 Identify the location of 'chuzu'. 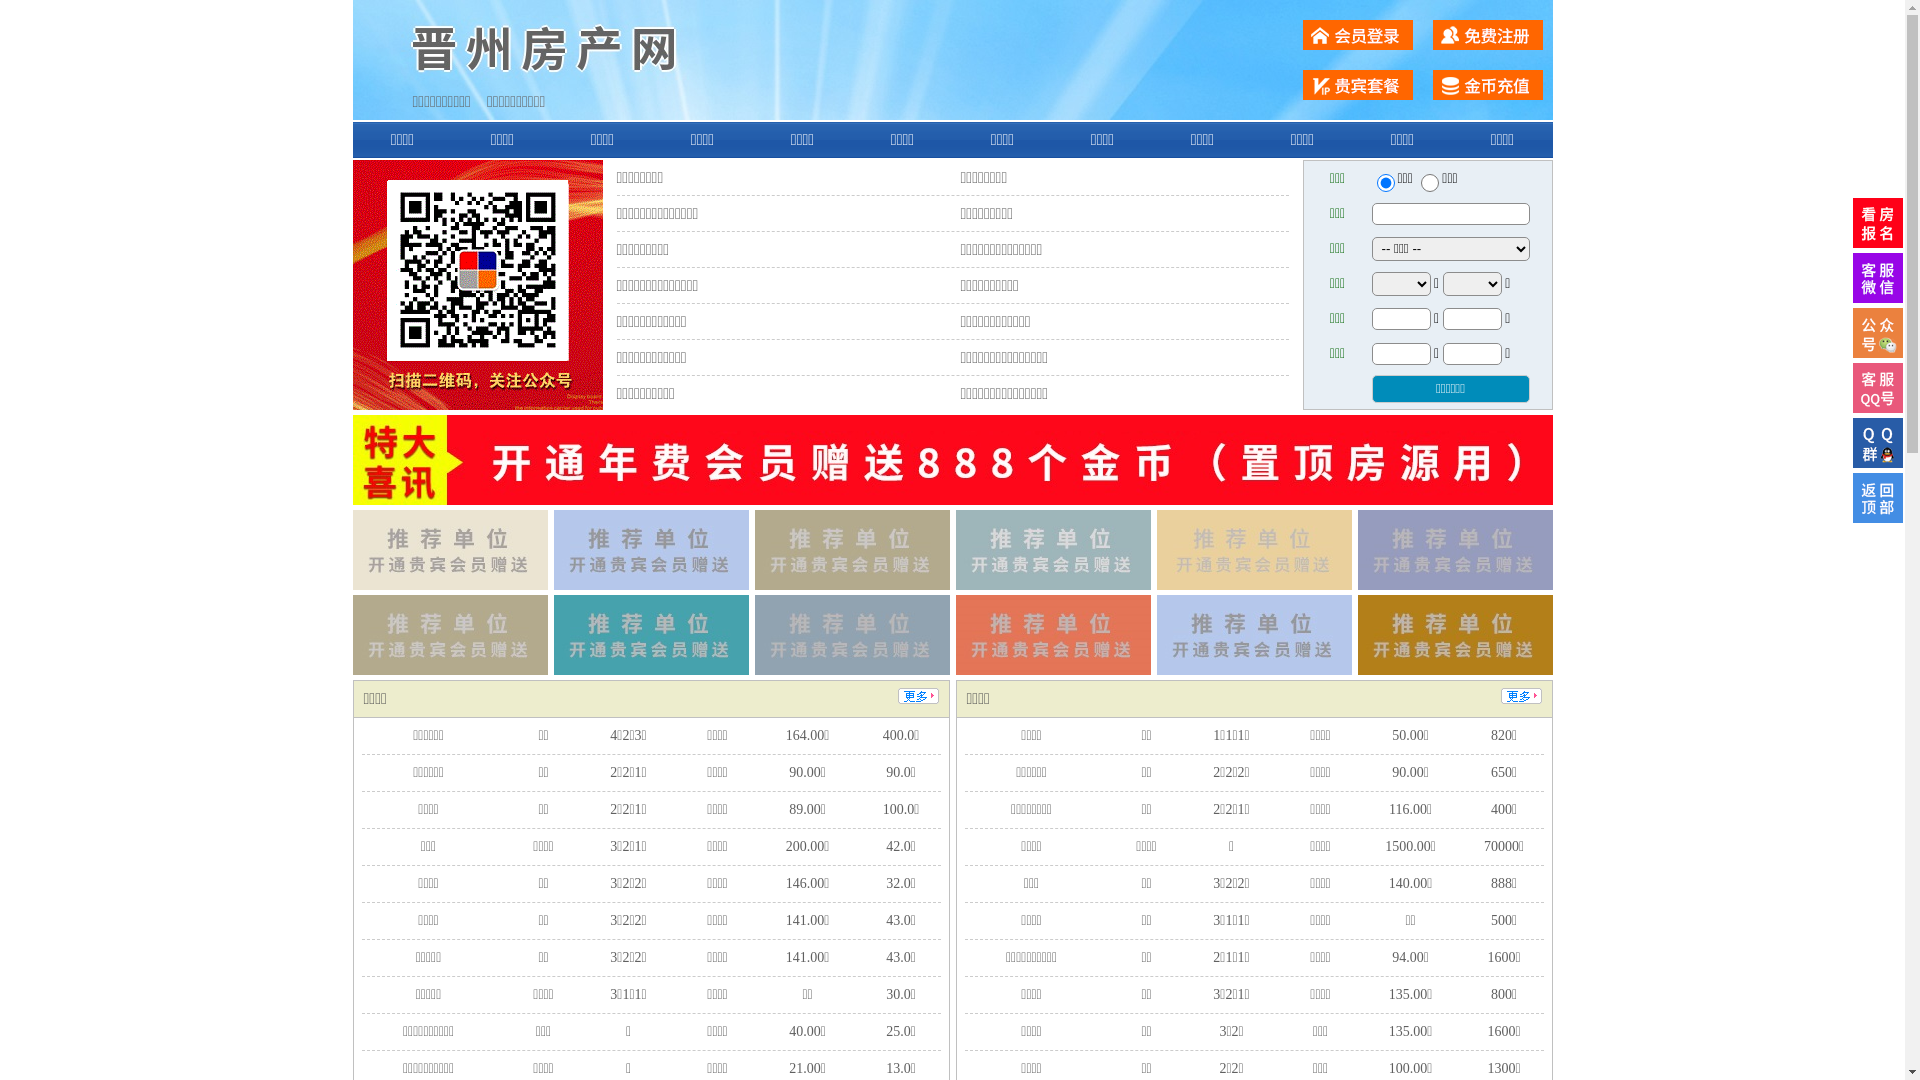
(1429, 182).